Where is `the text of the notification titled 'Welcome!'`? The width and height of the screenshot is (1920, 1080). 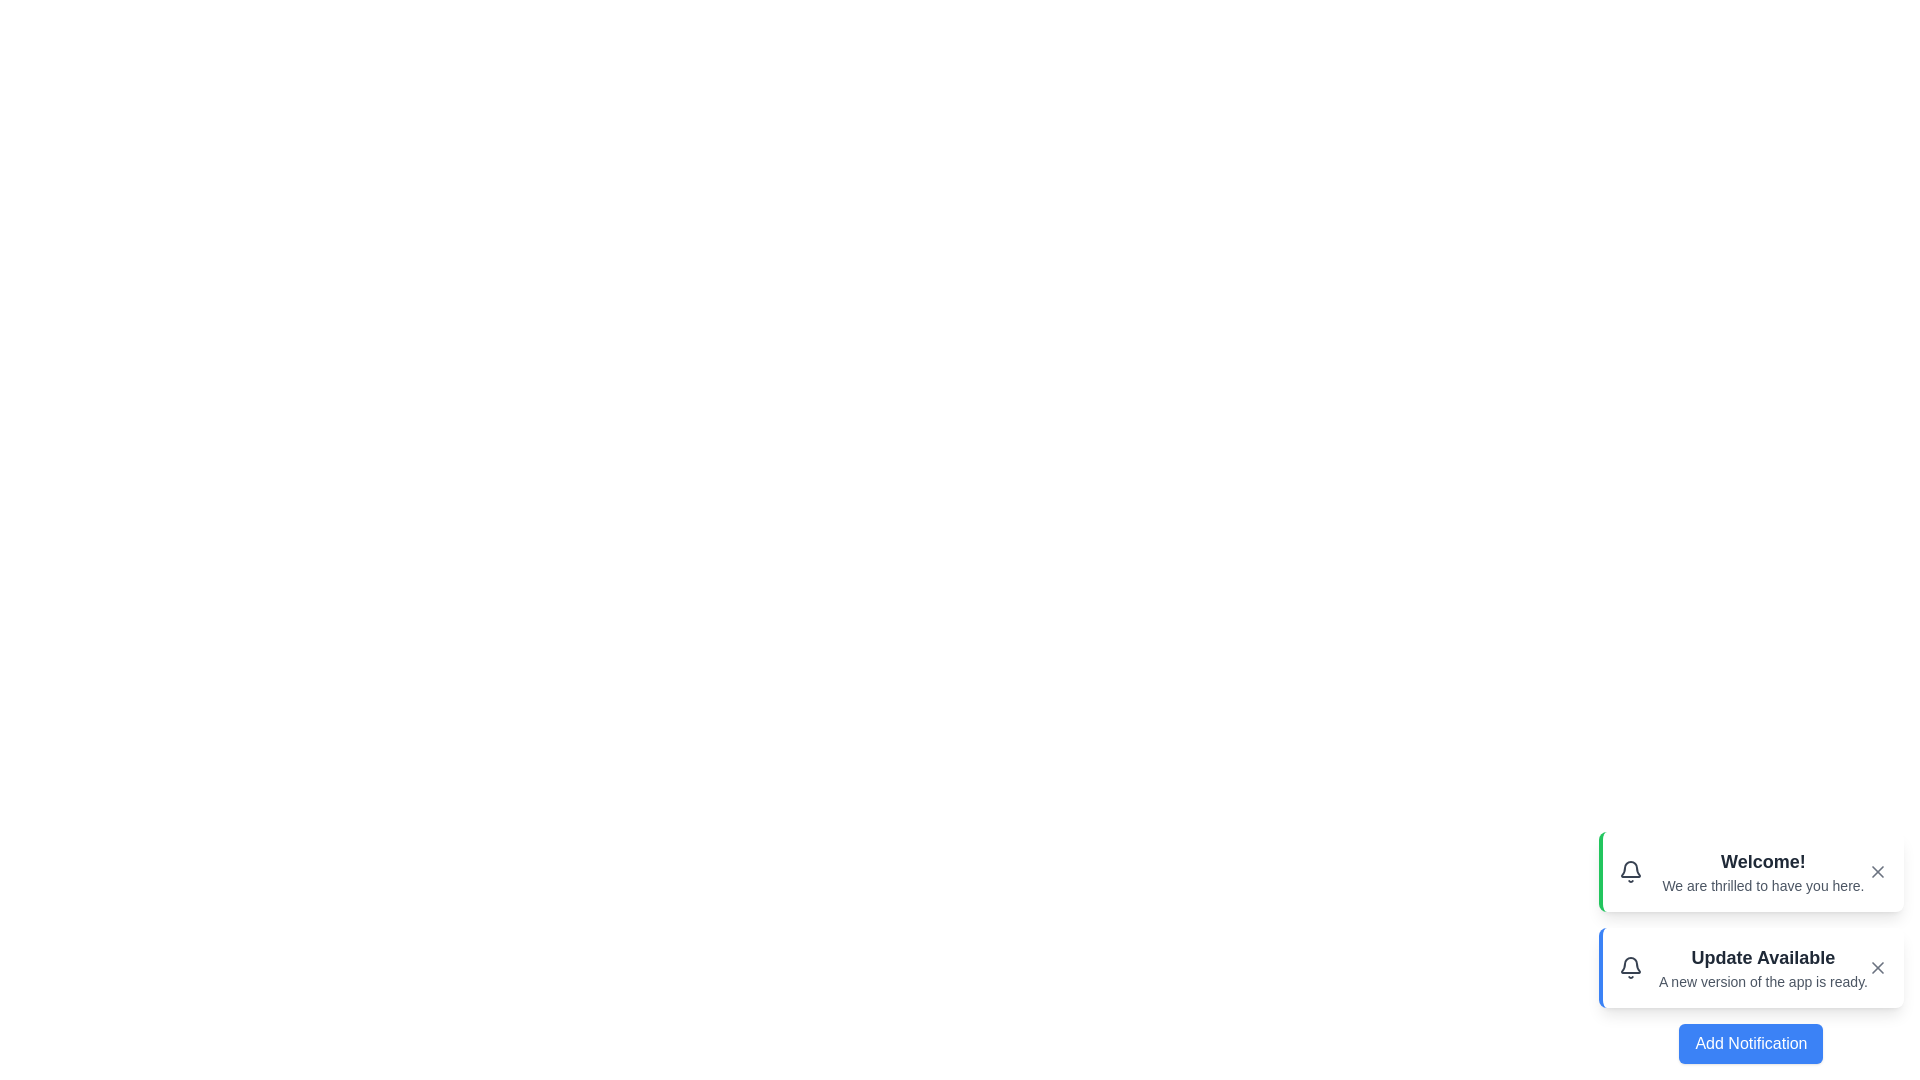 the text of the notification titled 'Welcome!' is located at coordinates (1763, 870).